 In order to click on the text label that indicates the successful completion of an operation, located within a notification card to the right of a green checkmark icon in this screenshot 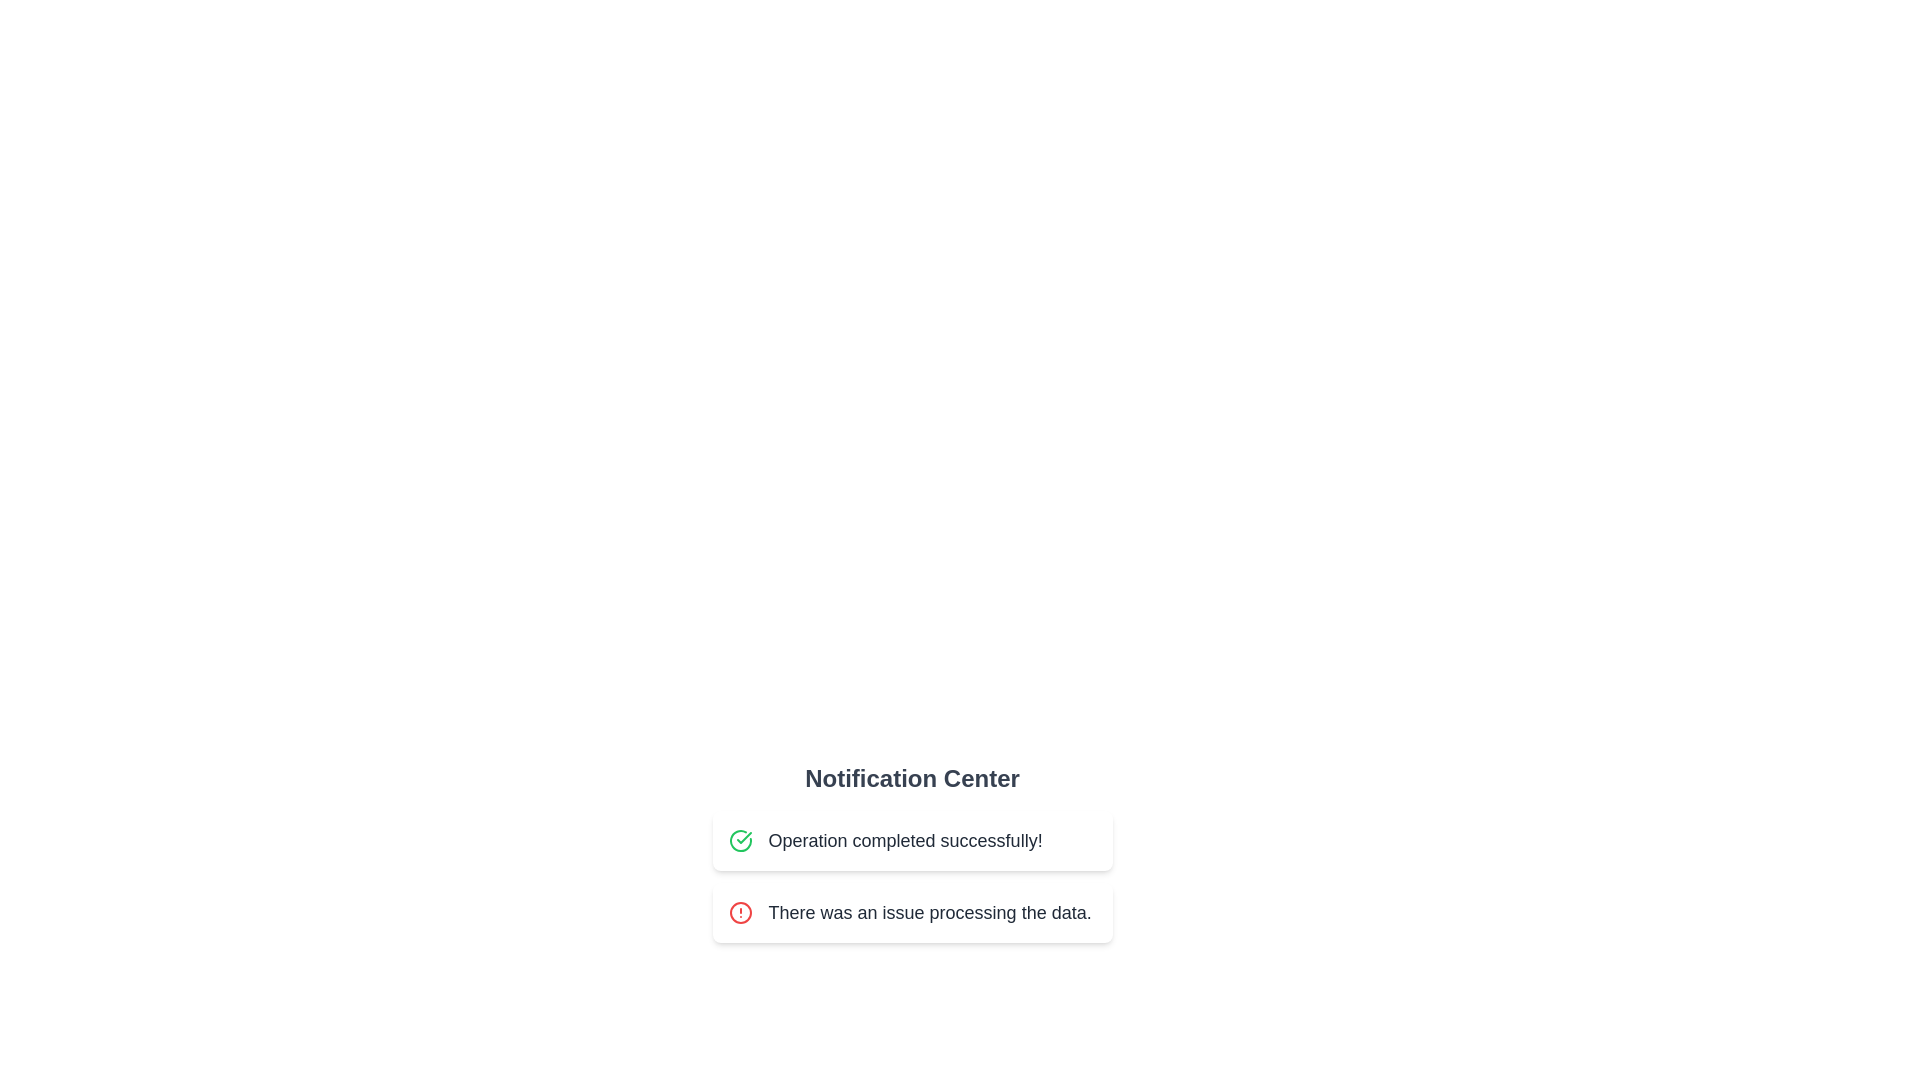, I will do `click(904, 840)`.